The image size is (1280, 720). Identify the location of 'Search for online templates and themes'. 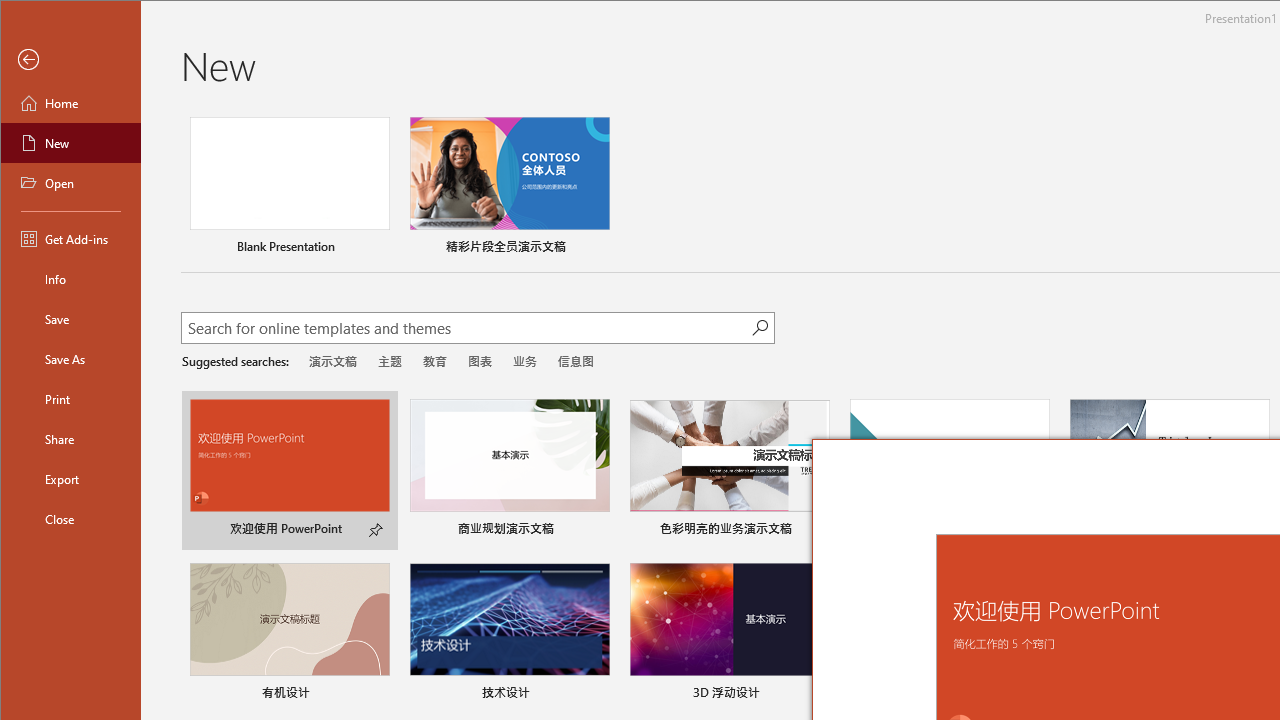
(466, 329).